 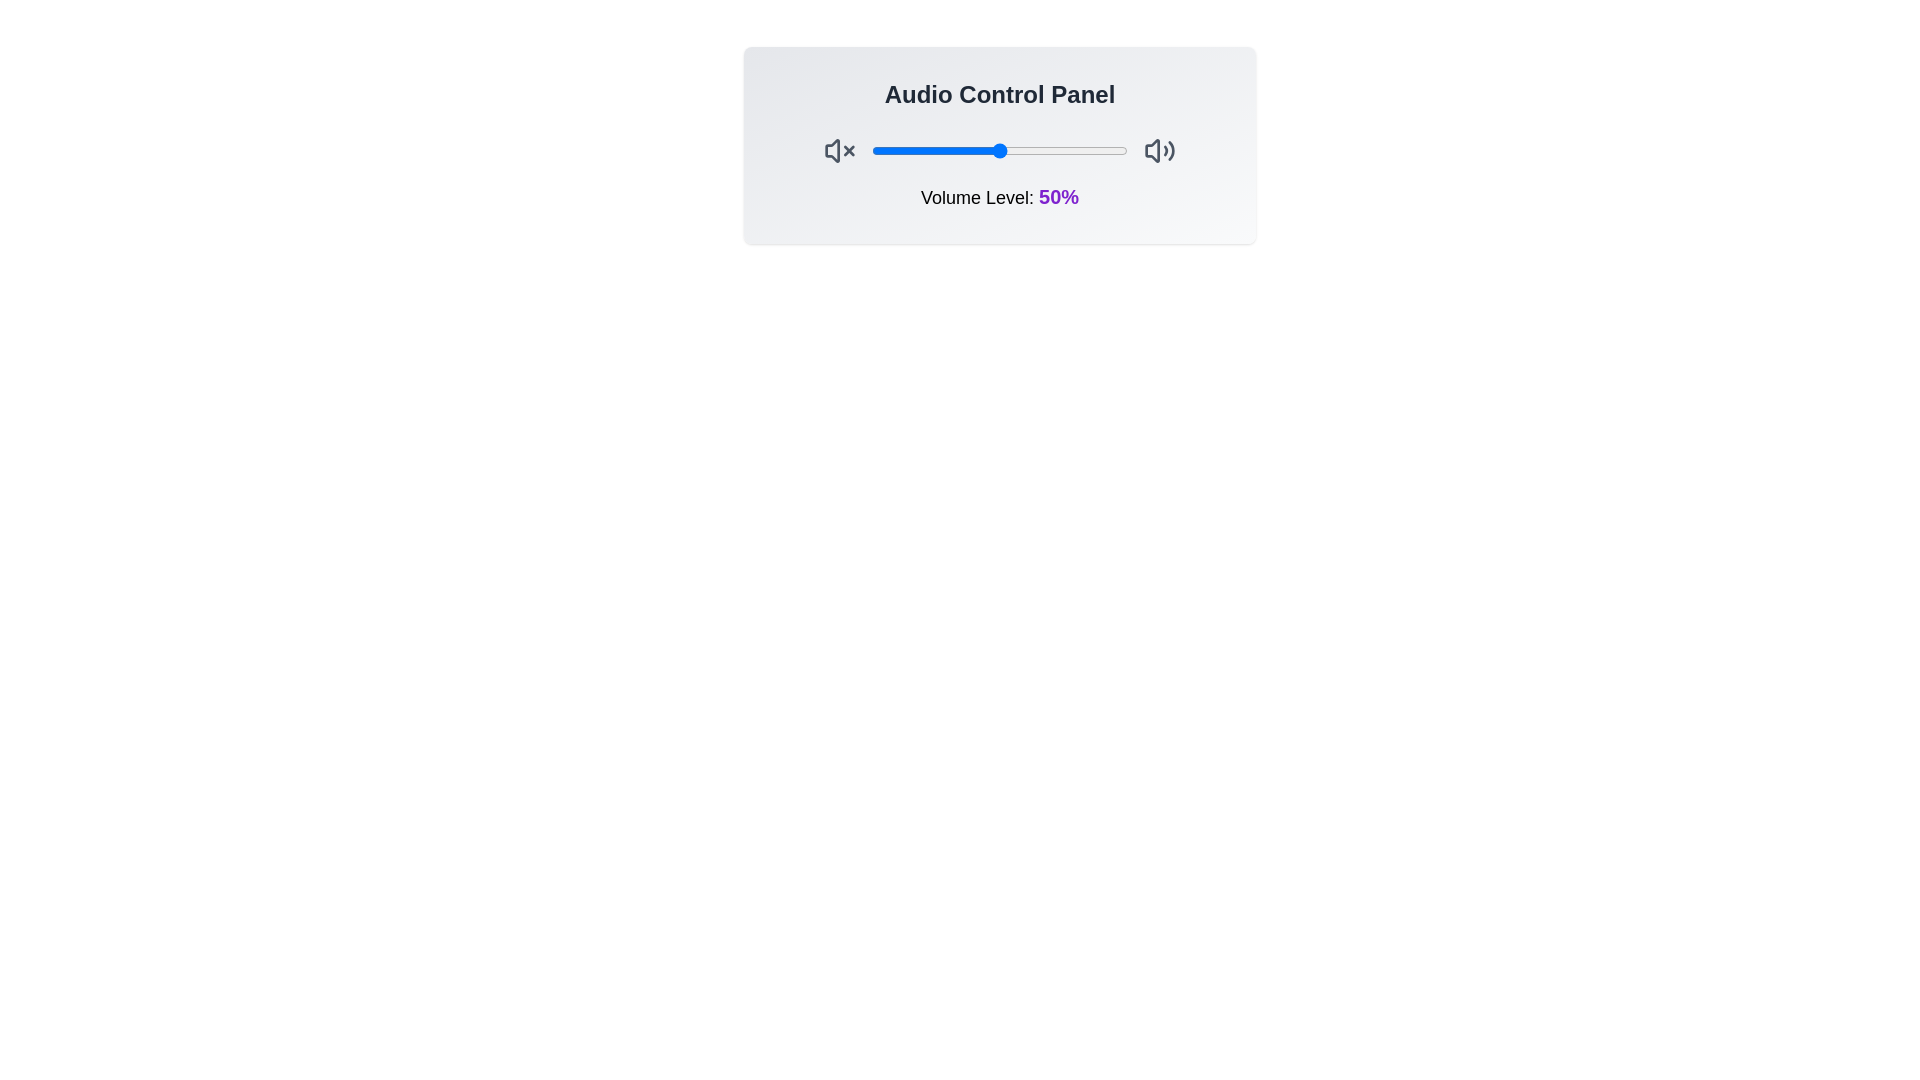 I want to click on volume, so click(x=989, y=149).